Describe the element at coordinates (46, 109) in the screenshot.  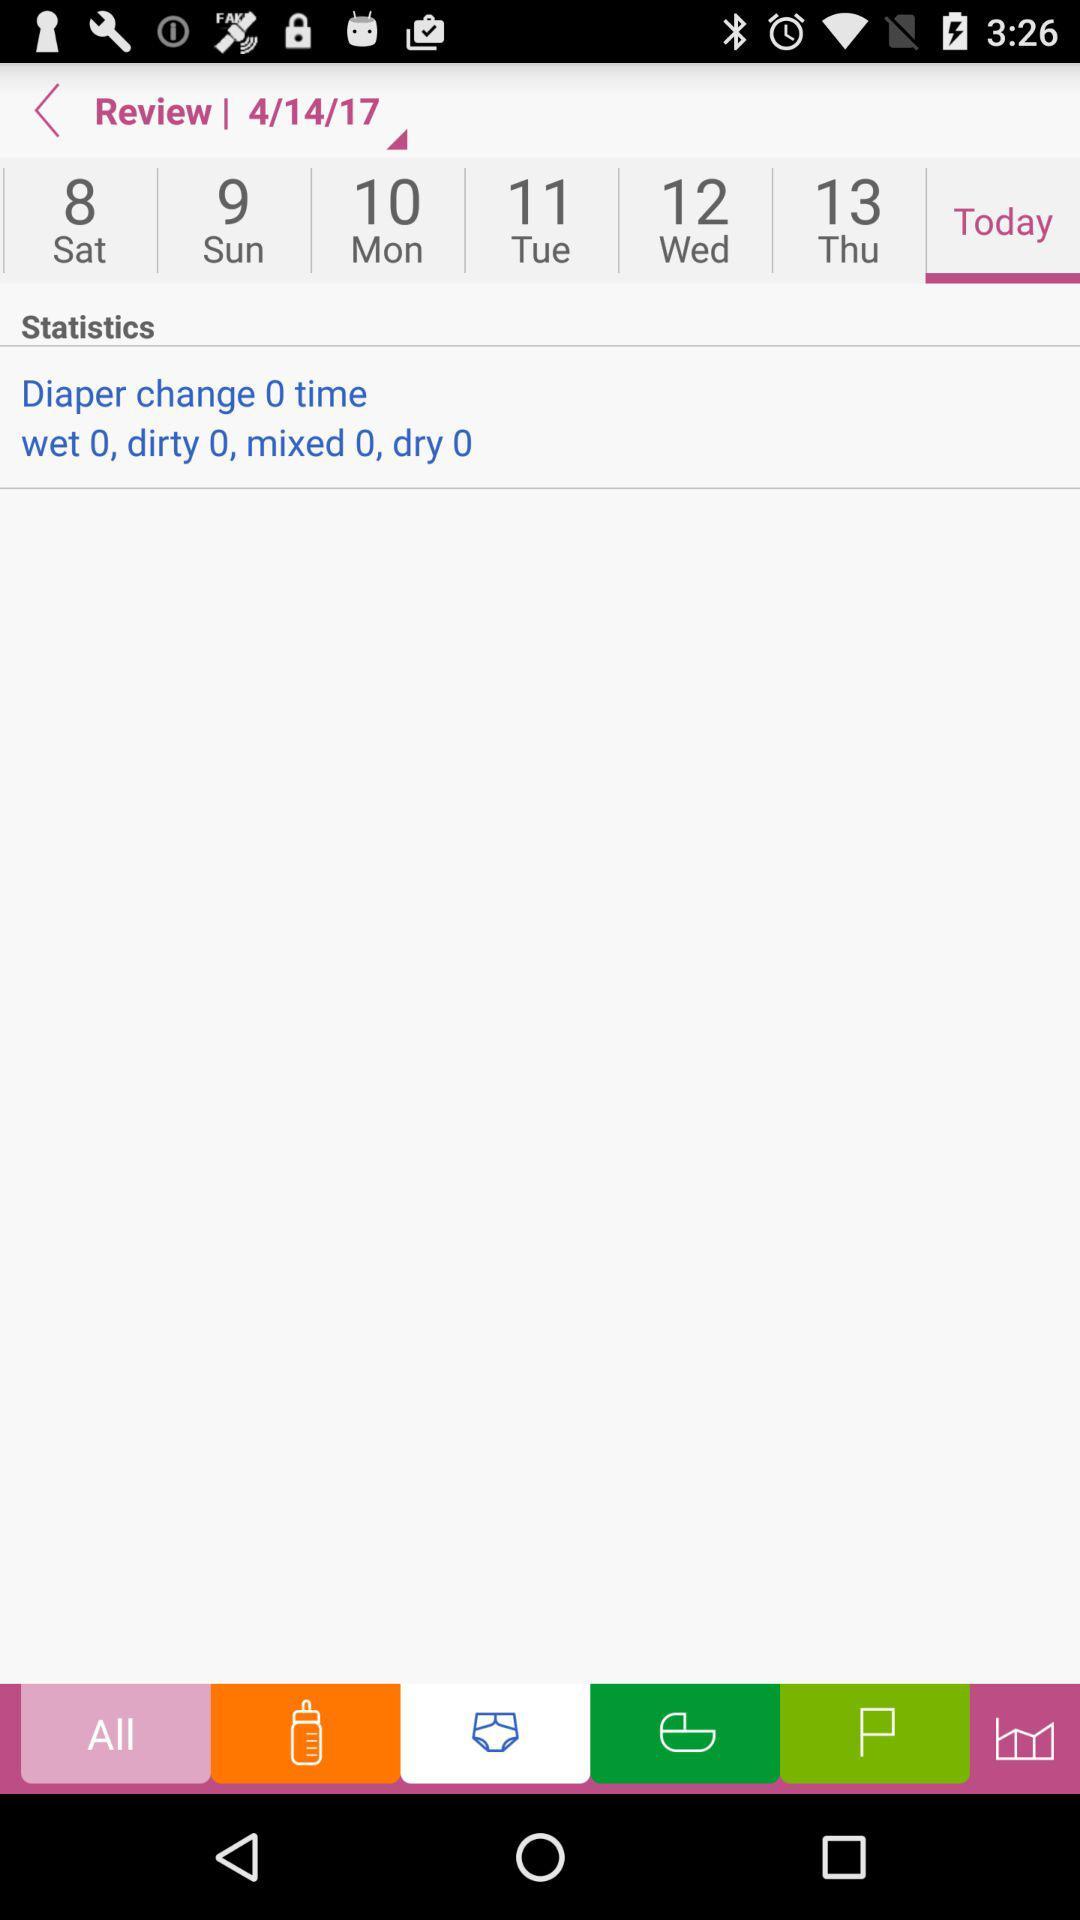
I see `go back` at that location.